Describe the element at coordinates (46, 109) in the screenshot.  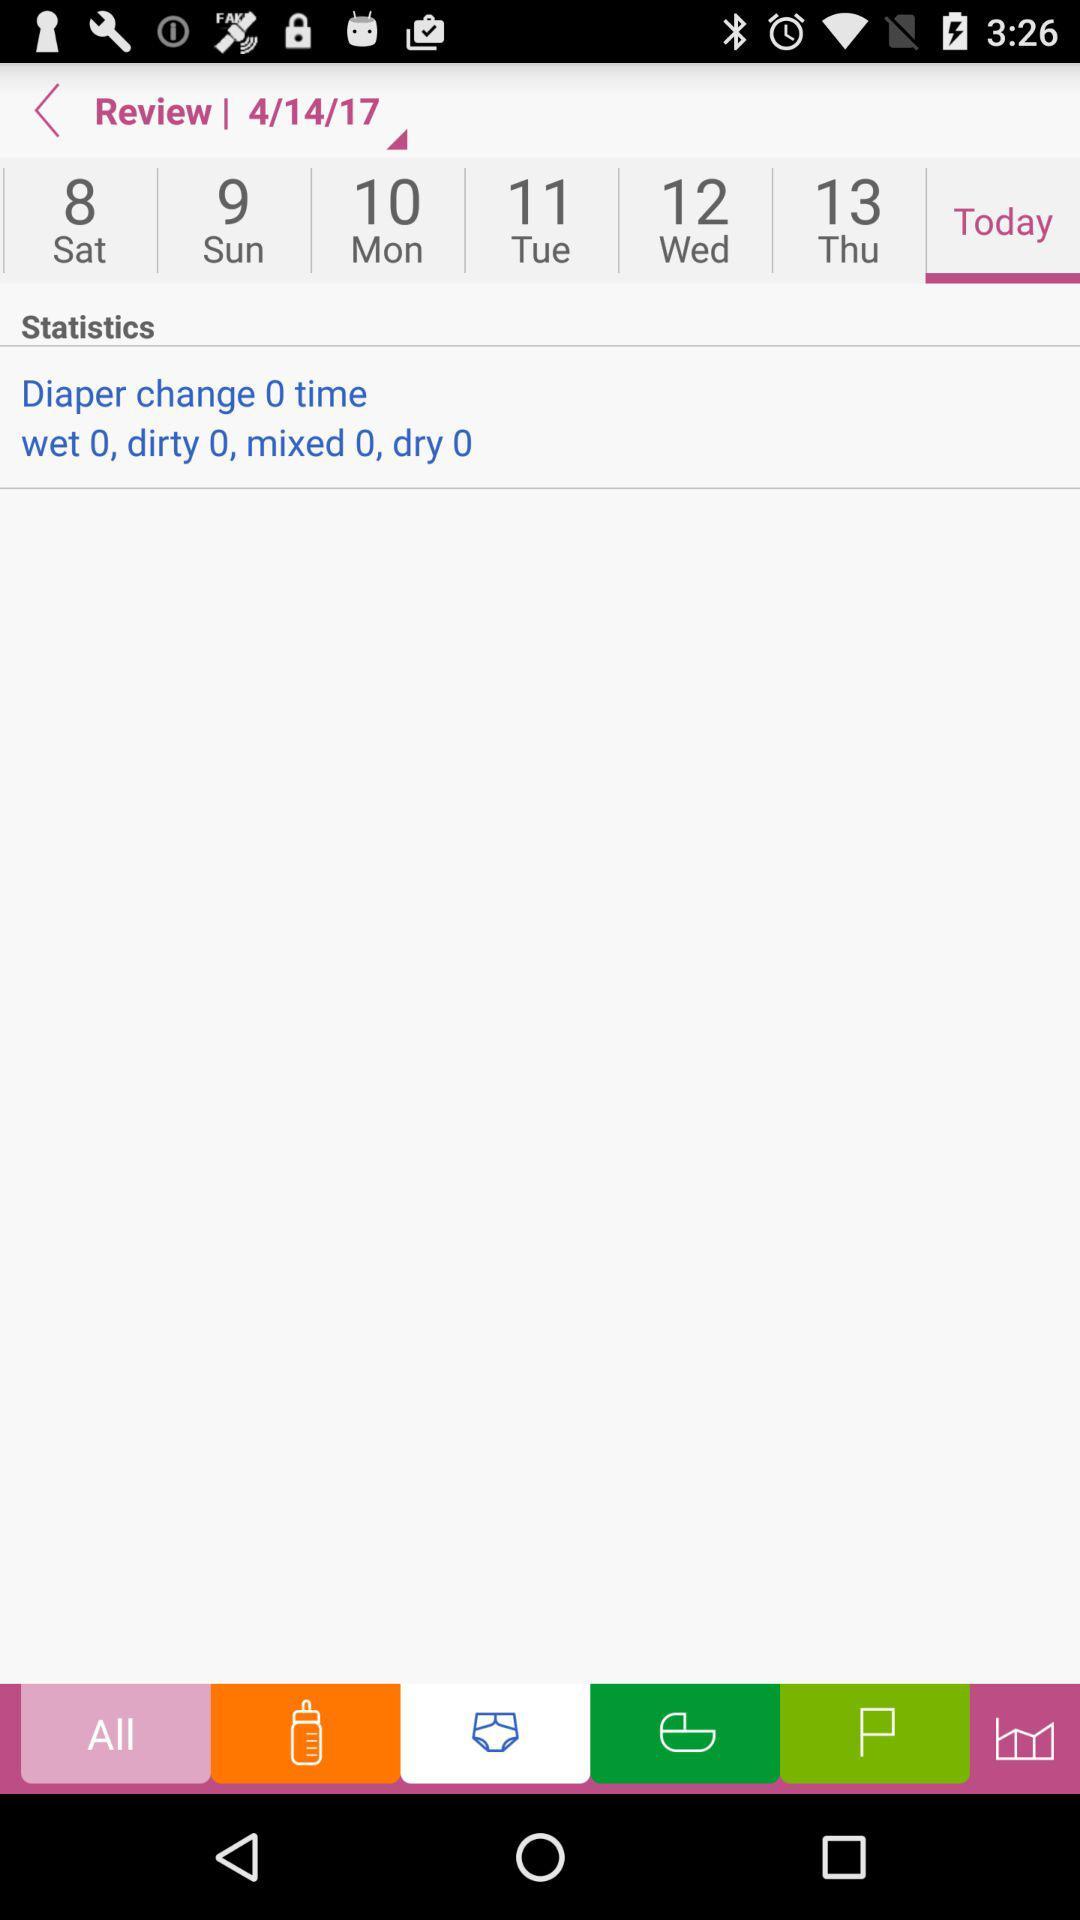
I see `go back` at that location.